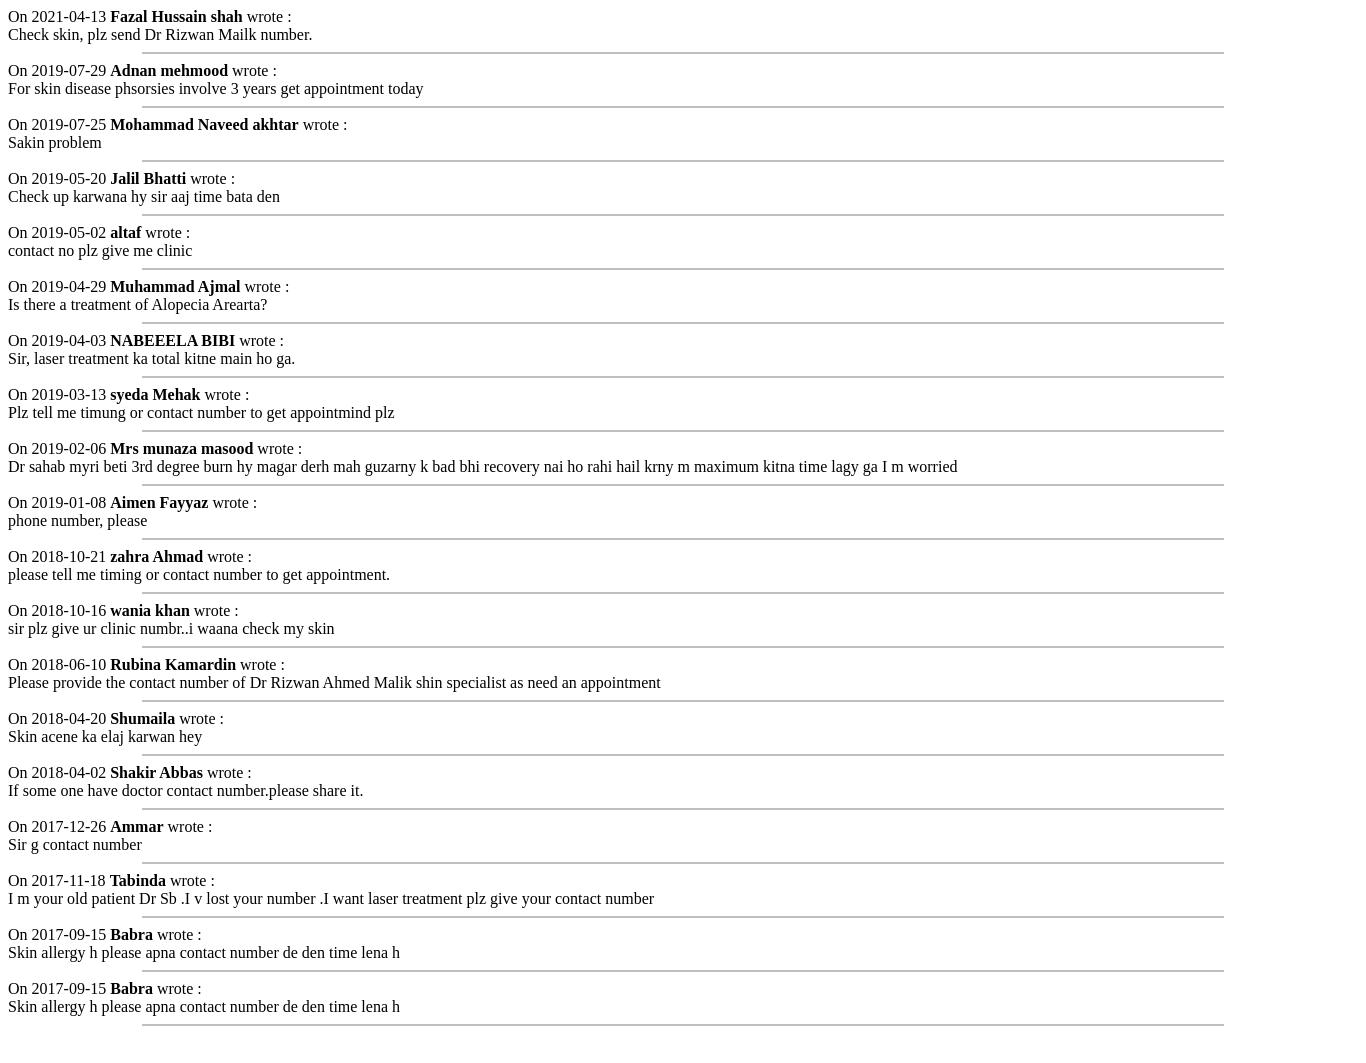  I want to click on 'Aimen Fayyaz', so click(158, 501).